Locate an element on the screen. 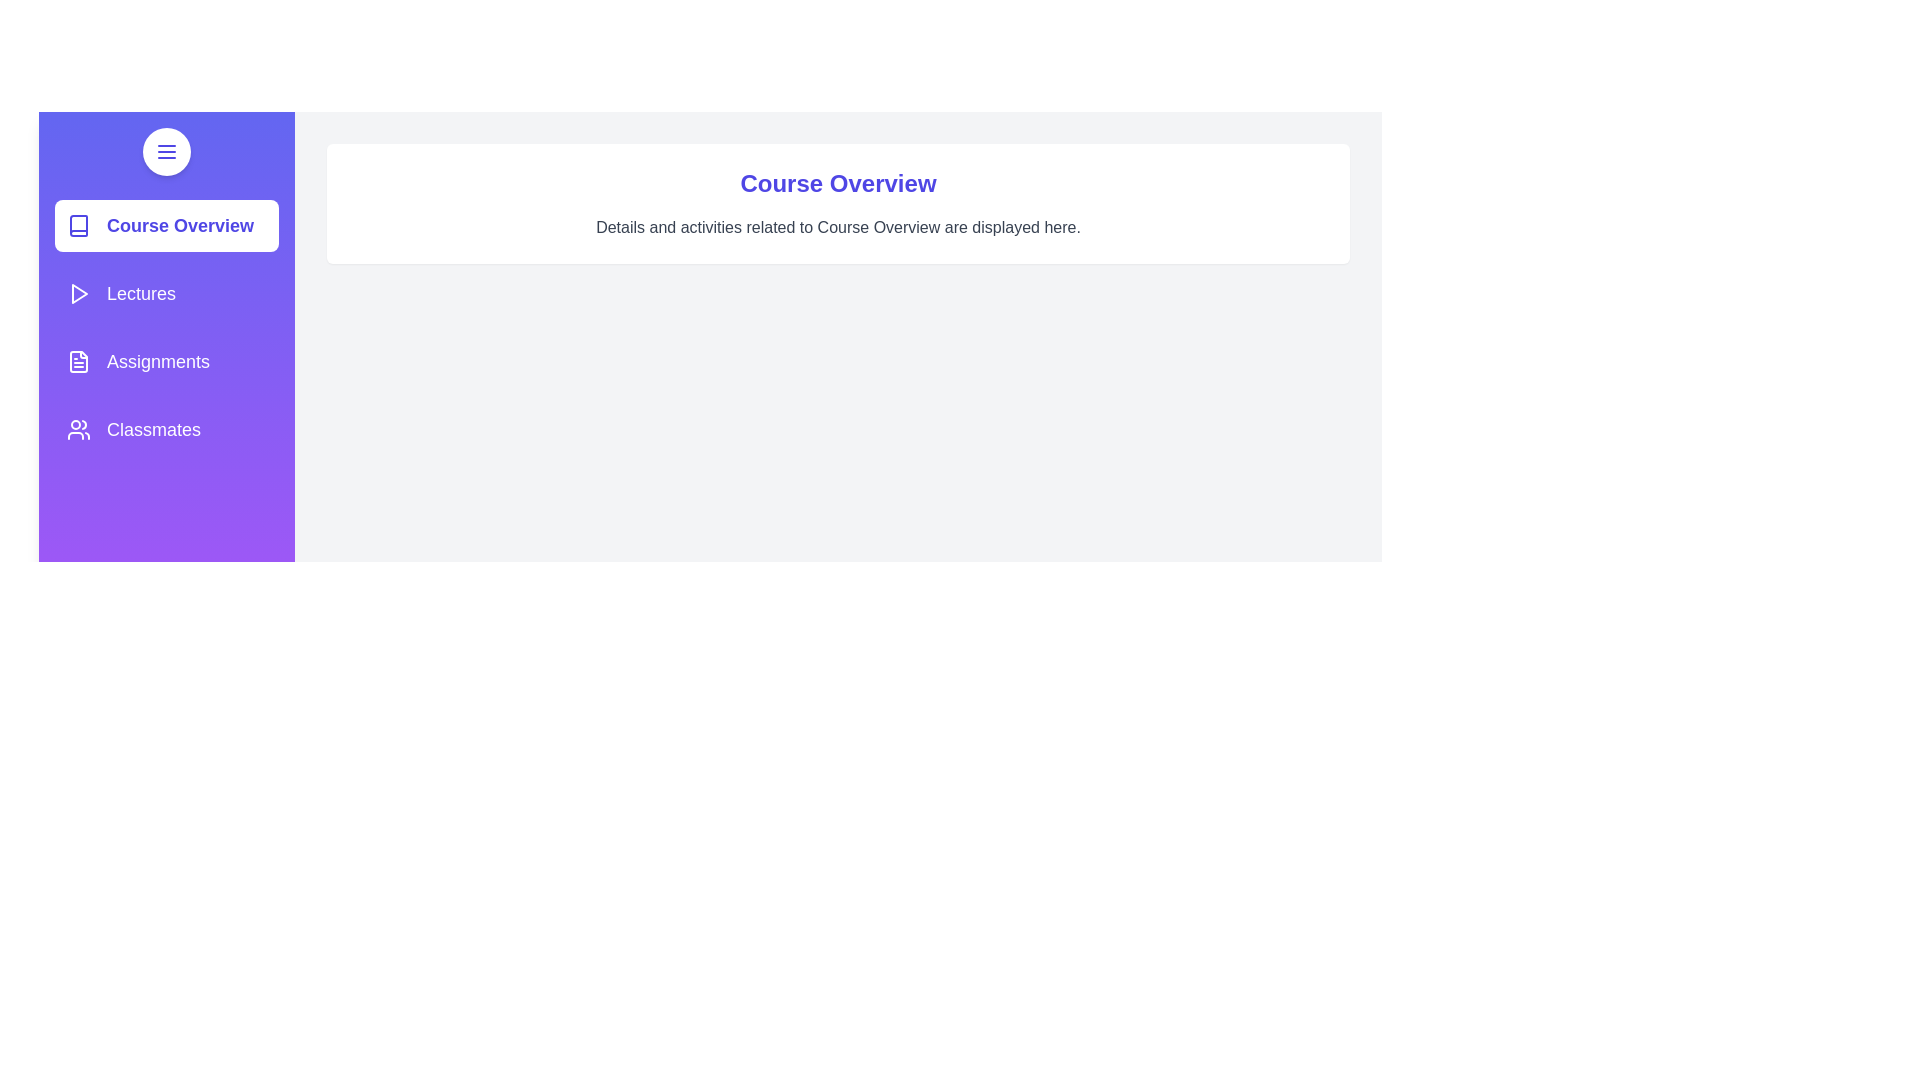 Image resolution: width=1920 pixels, height=1080 pixels. button to toggle the drawer visibility is located at coordinates (167, 150).